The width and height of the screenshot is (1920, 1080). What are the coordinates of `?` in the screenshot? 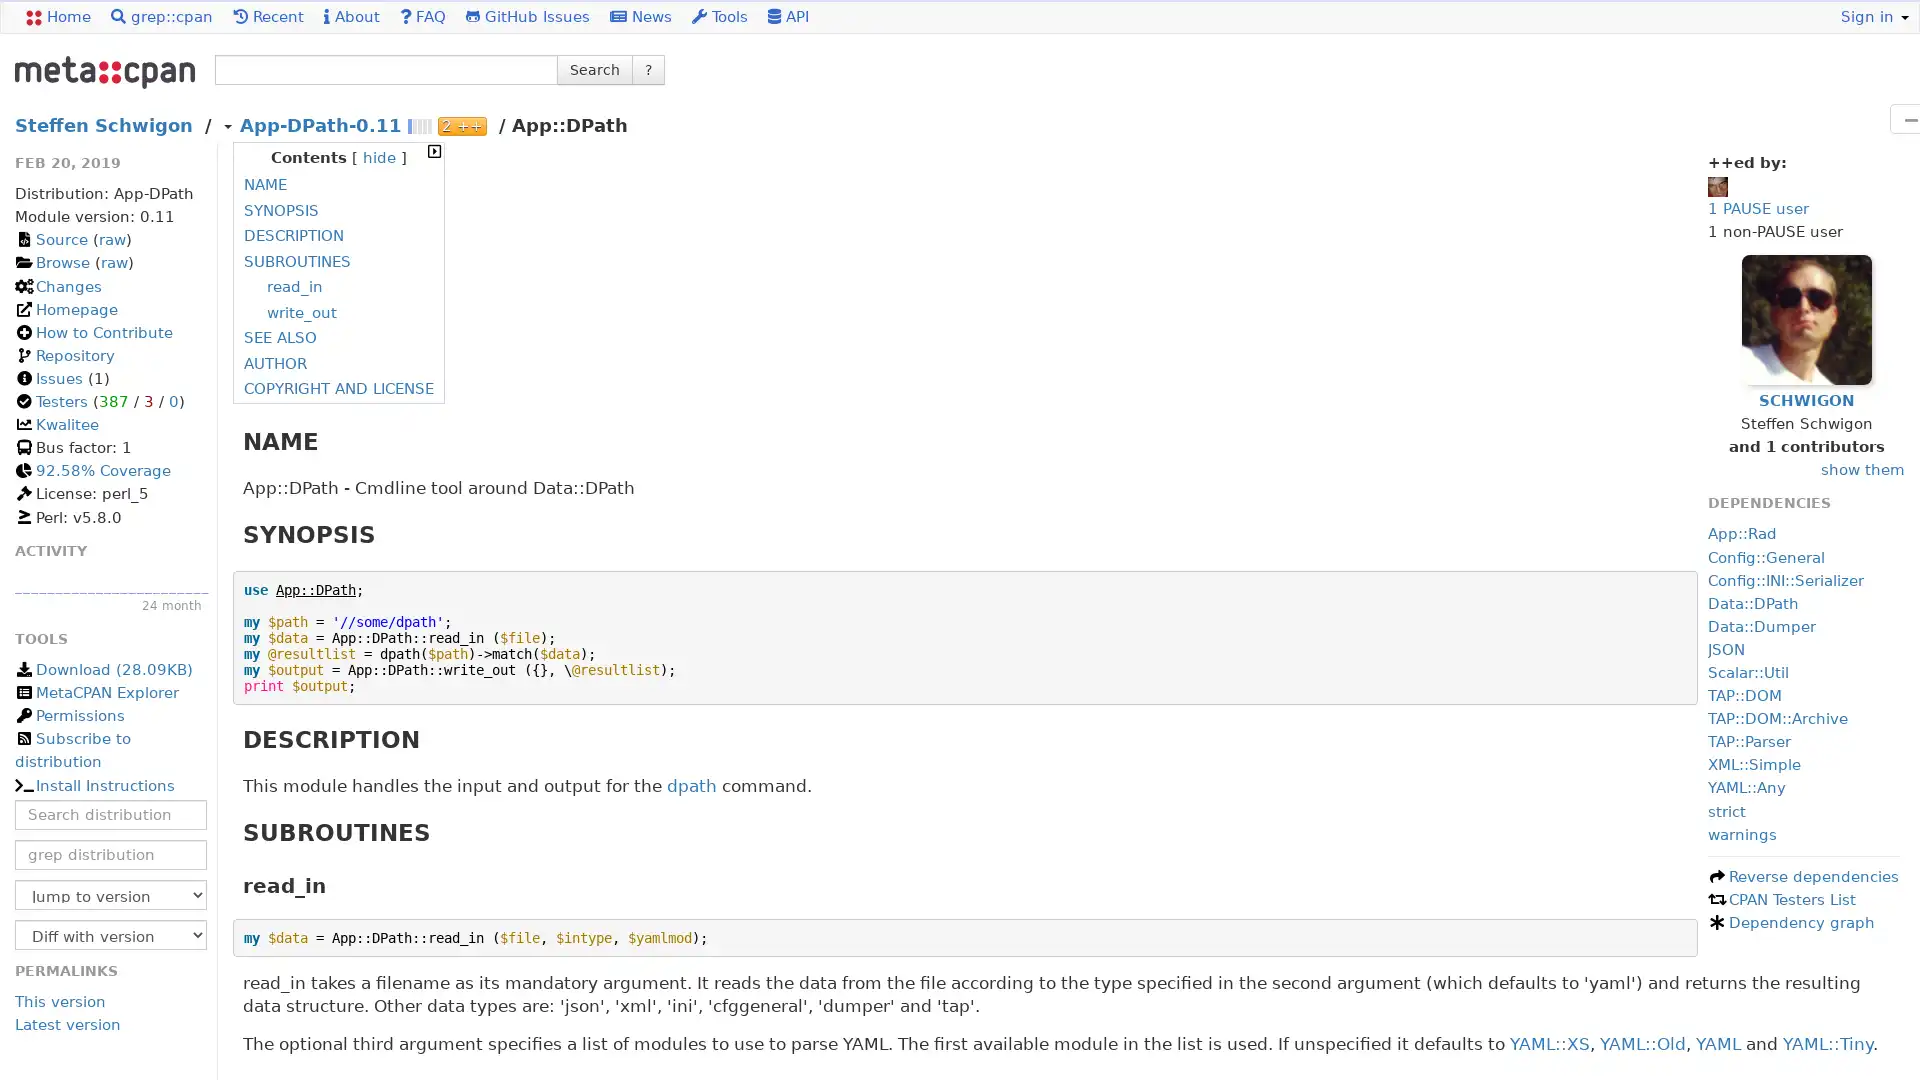 It's located at (648, 68).